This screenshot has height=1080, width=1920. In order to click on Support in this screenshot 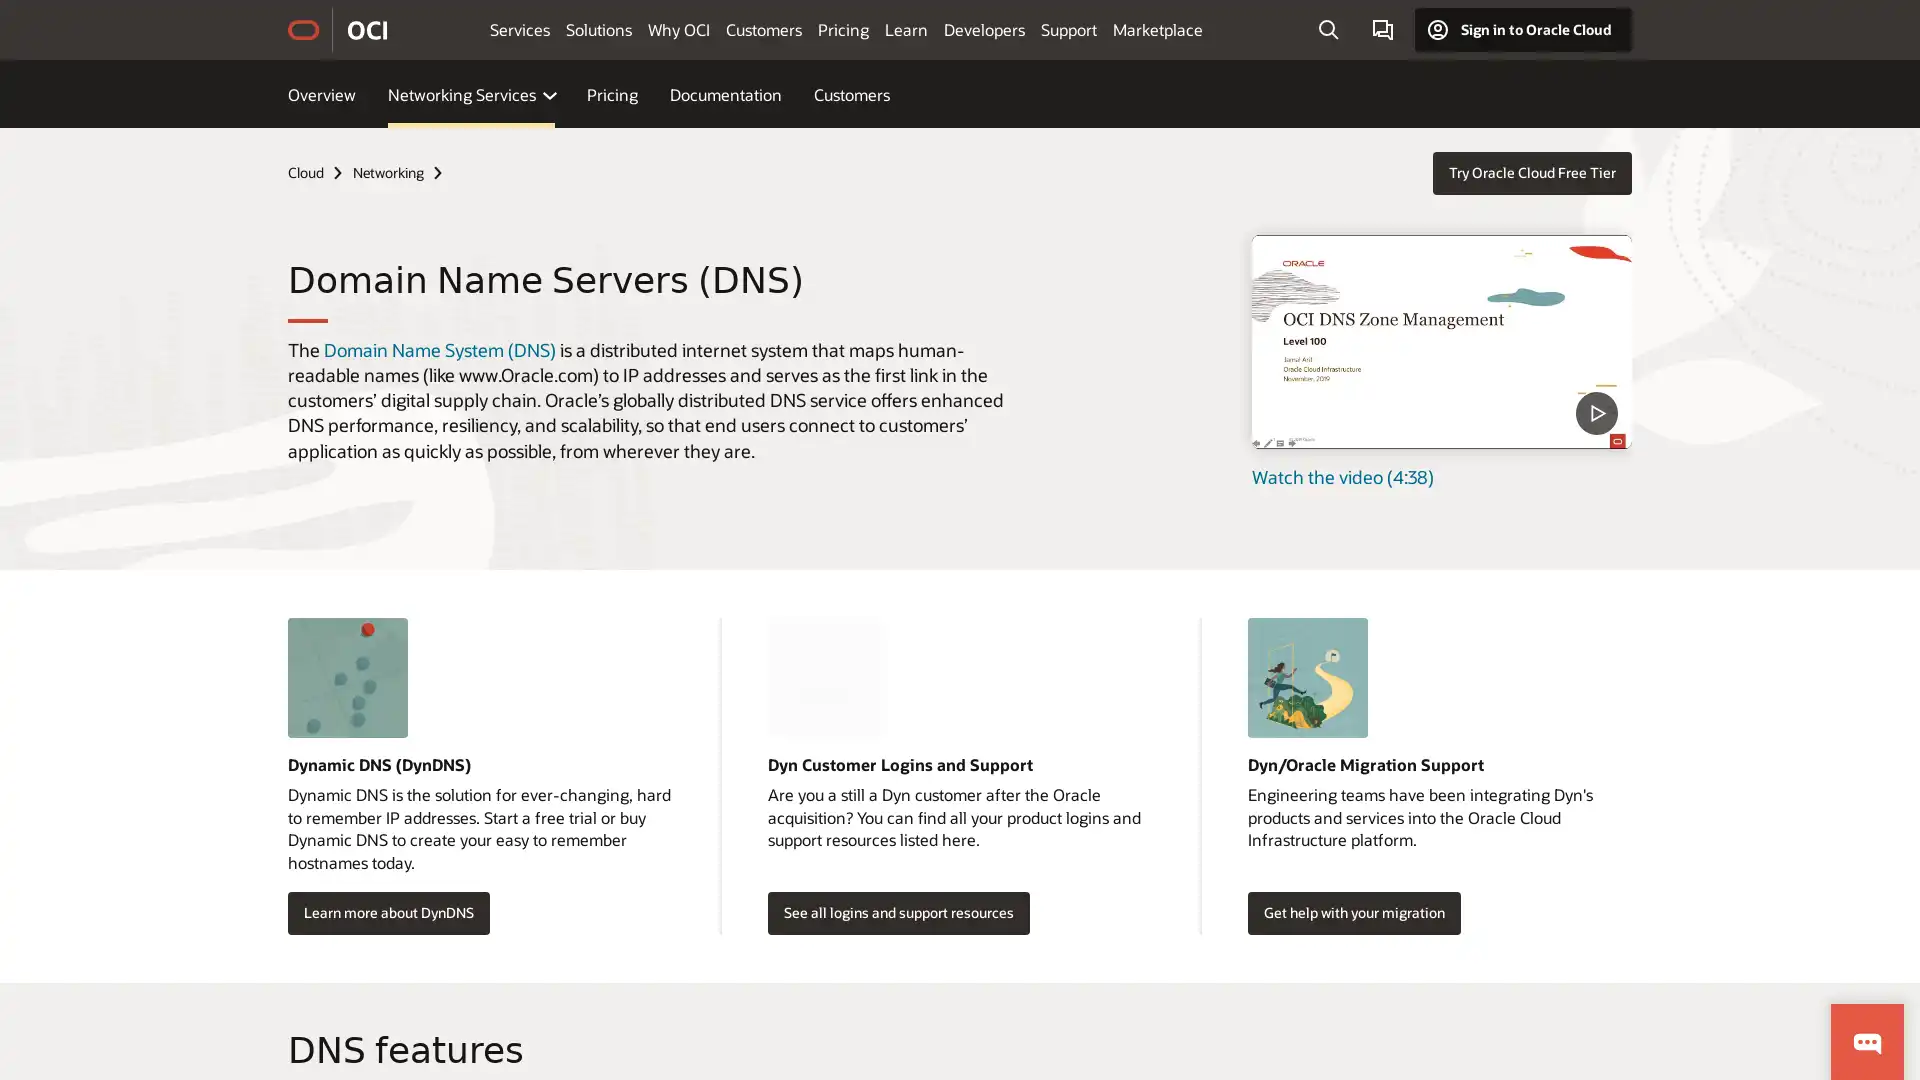, I will do `click(1068, 29)`.